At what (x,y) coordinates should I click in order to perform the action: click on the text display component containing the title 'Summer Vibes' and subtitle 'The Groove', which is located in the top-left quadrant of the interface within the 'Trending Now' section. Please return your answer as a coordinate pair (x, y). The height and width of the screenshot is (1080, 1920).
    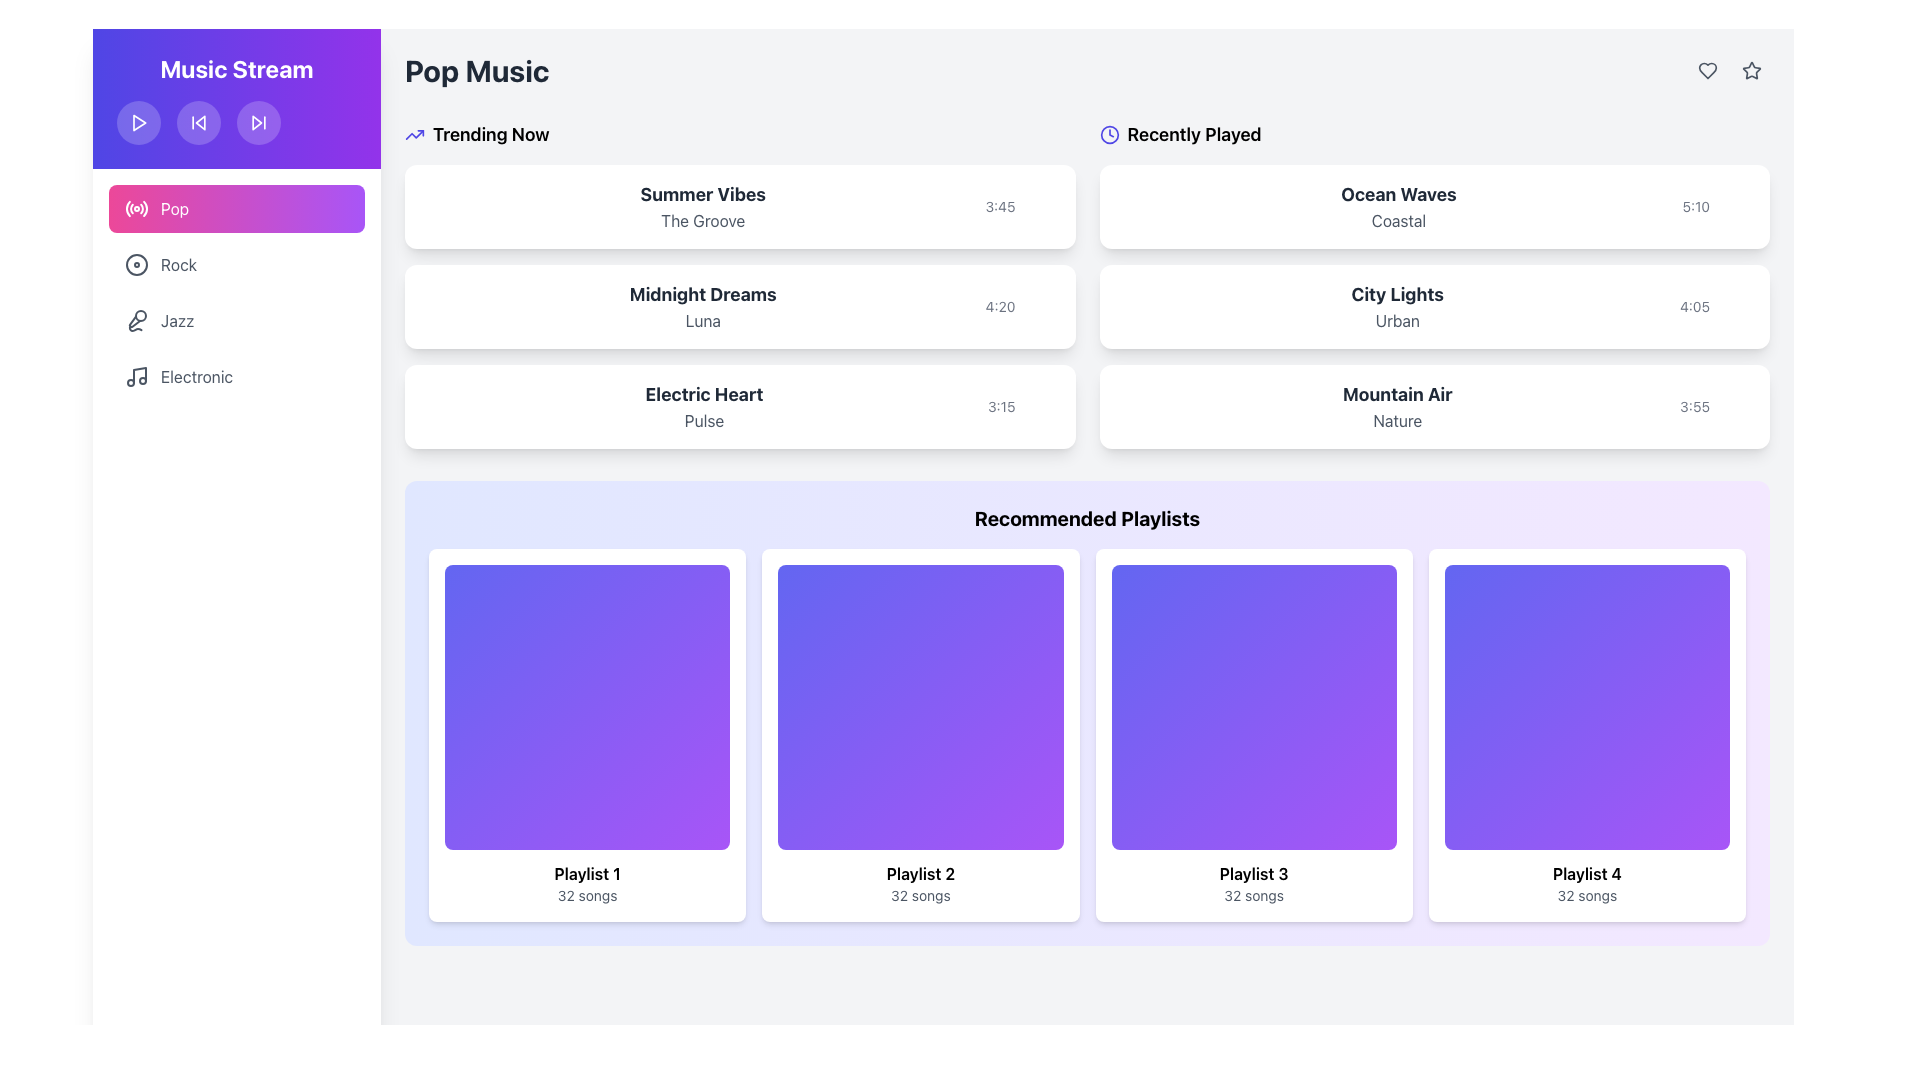
    Looking at the image, I should click on (703, 207).